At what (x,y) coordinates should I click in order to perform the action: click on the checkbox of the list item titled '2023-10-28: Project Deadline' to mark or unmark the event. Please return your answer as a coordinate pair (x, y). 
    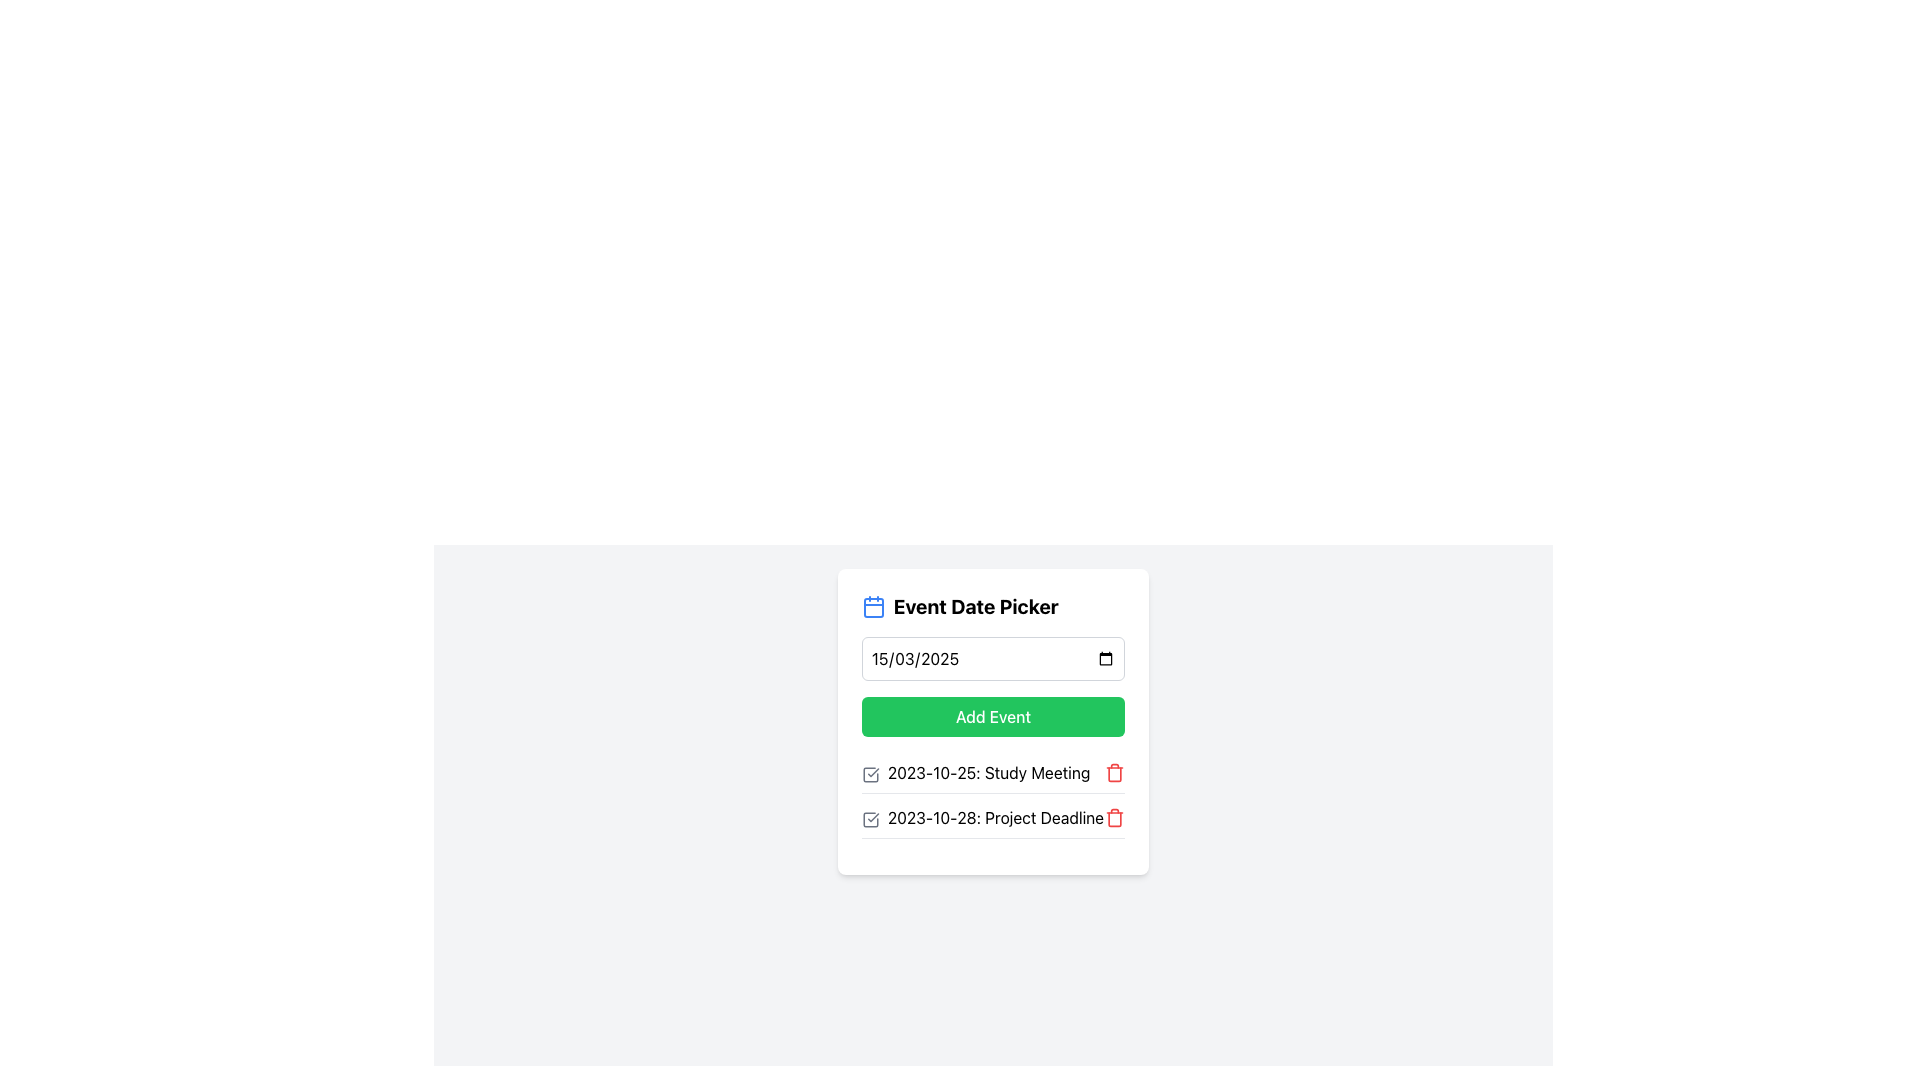
    Looking at the image, I should click on (993, 822).